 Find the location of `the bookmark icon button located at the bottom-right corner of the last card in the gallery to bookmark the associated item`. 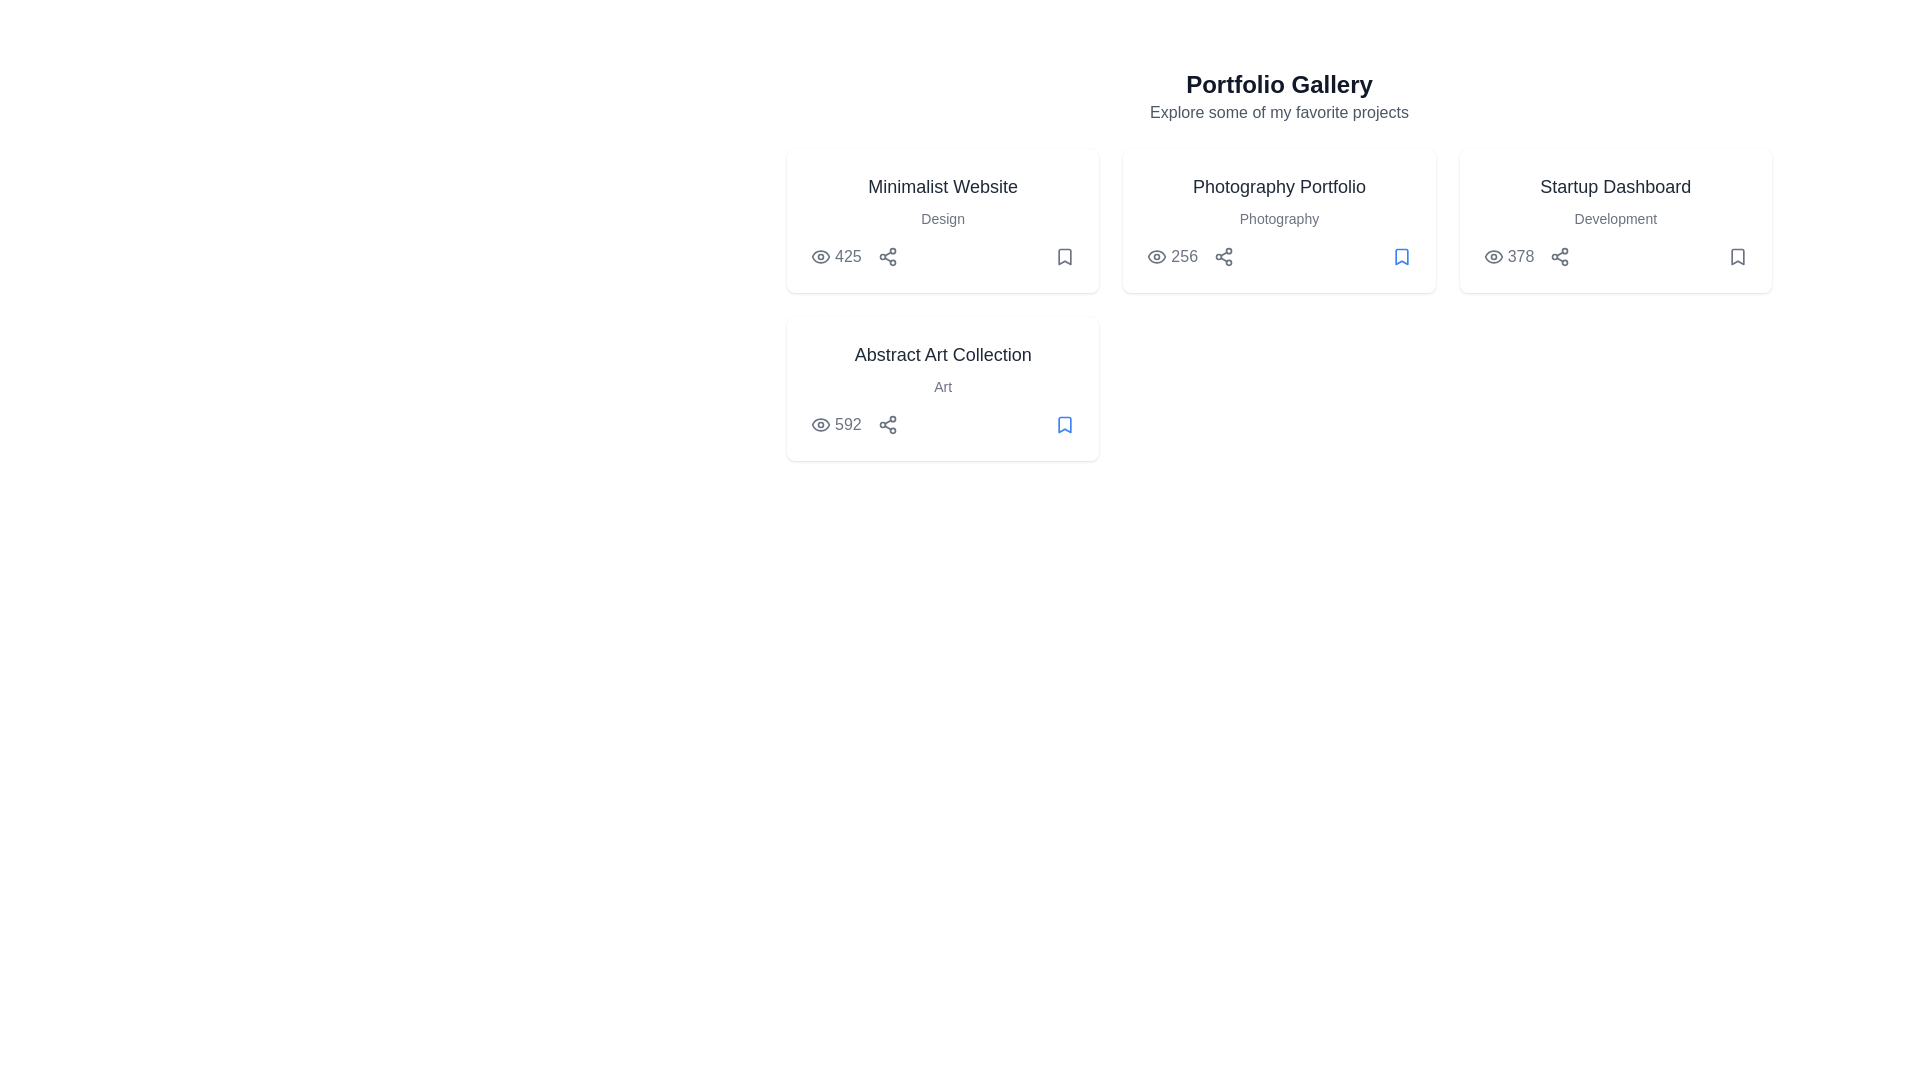

the bookmark icon button located at the bottom-right corner of the last card in the gallery to bookmark the associated item is located at coordinates (1064, 423).